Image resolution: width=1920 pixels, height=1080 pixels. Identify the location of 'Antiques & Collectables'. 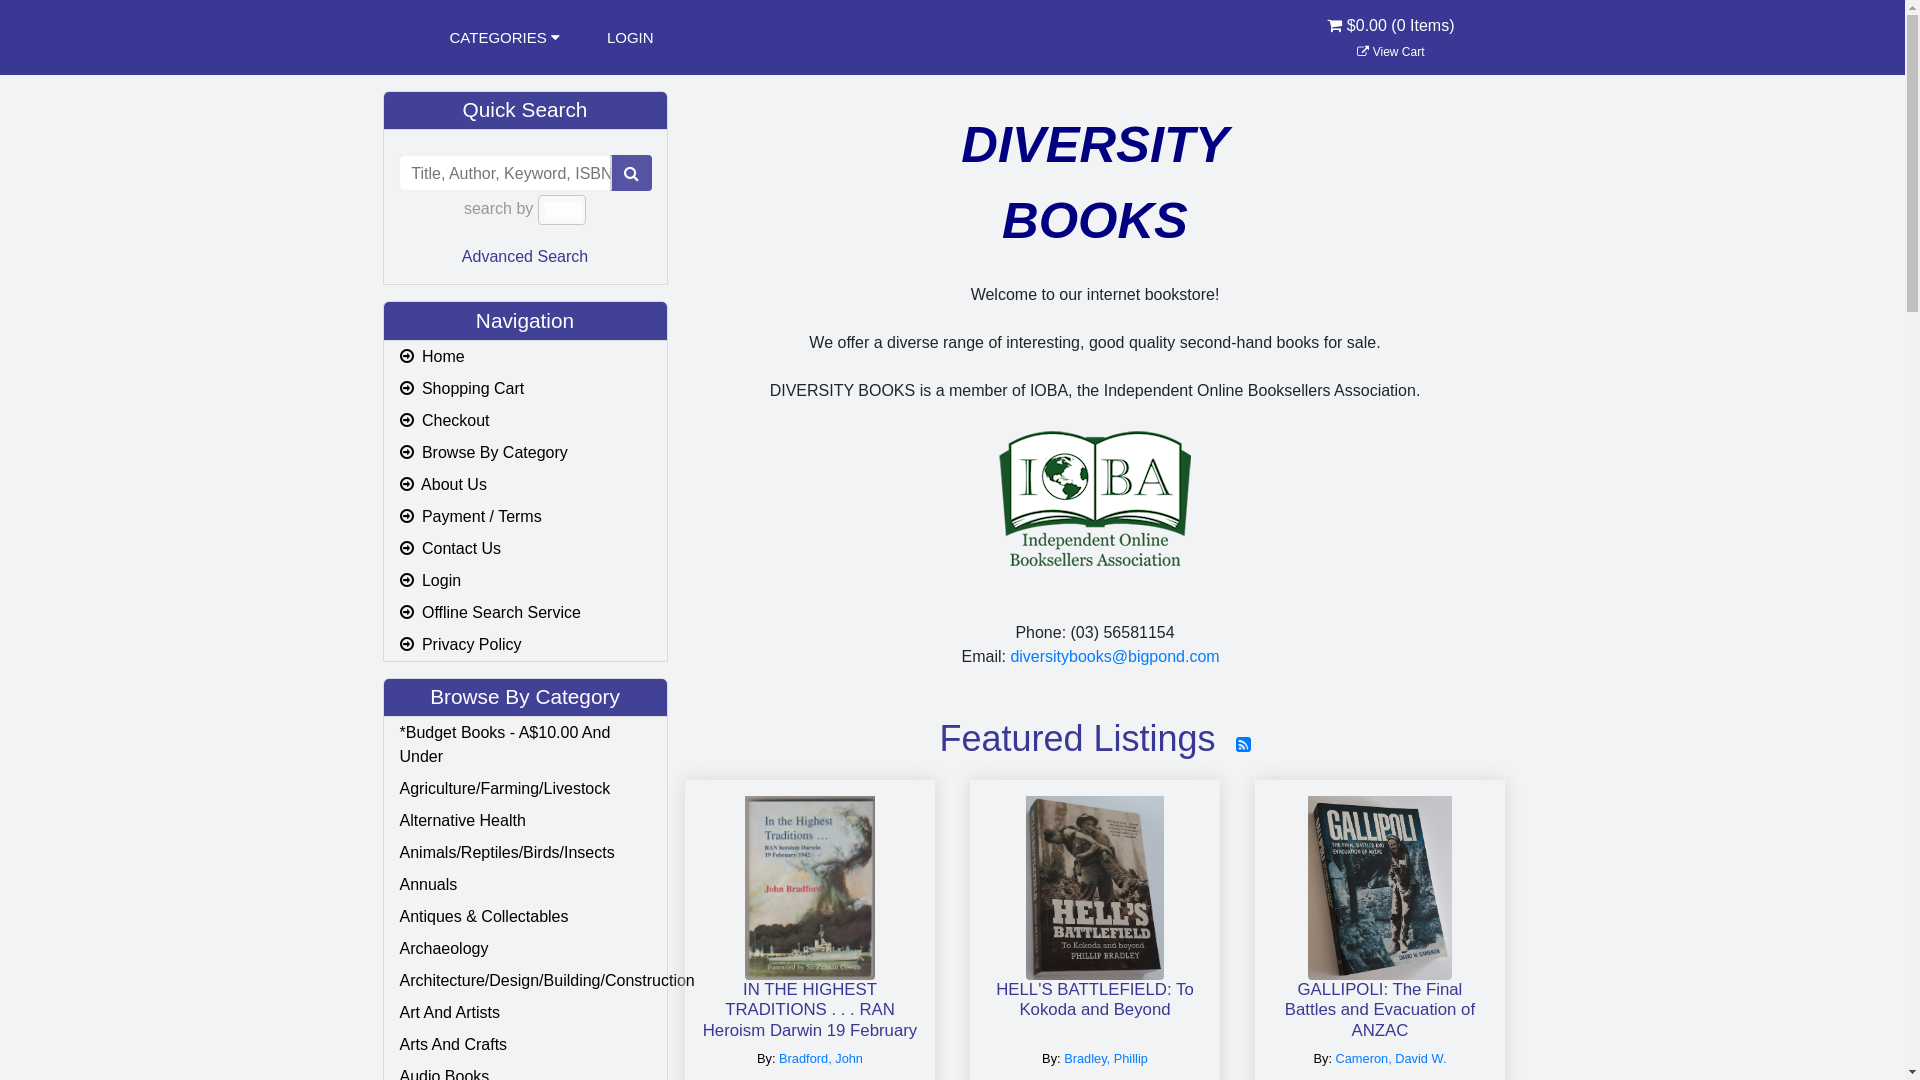
(384, 917).